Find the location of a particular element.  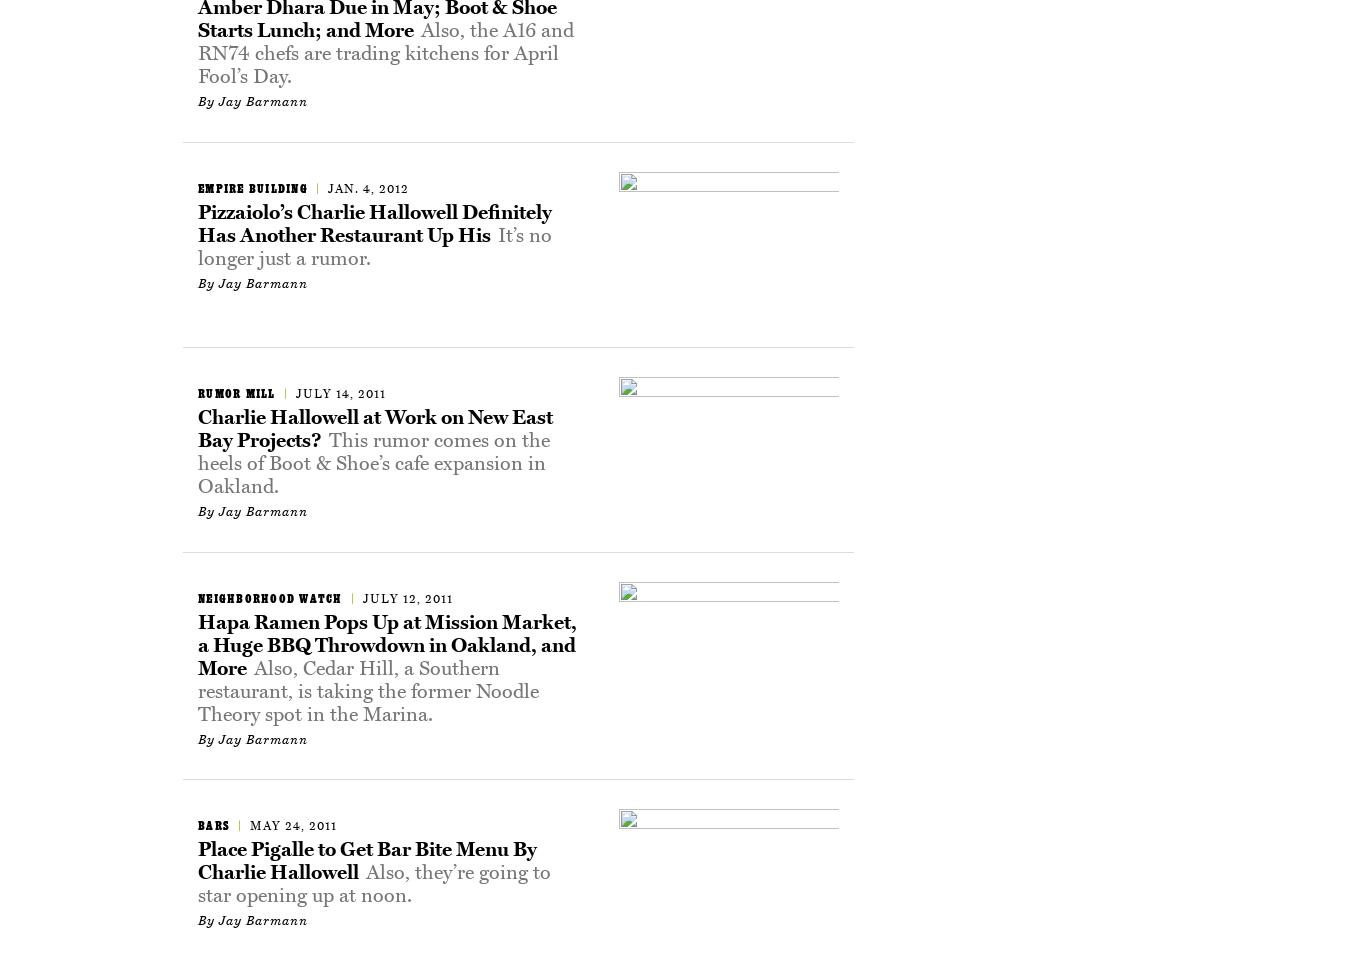

'Also, the A16 and RN74 chefs are trading kitchens for April Fool’s Day.' is located at coordinates (385, 52).